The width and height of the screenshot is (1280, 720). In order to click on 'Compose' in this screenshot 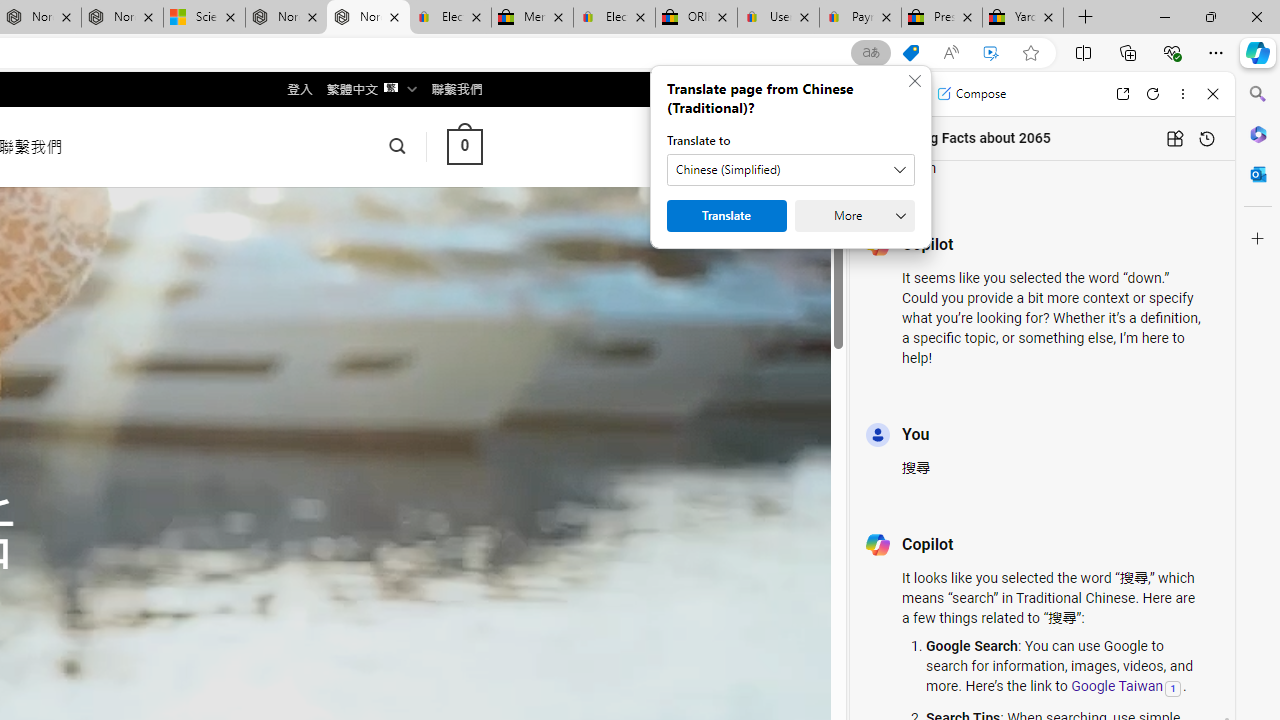, I will do `click(971, 93)`.